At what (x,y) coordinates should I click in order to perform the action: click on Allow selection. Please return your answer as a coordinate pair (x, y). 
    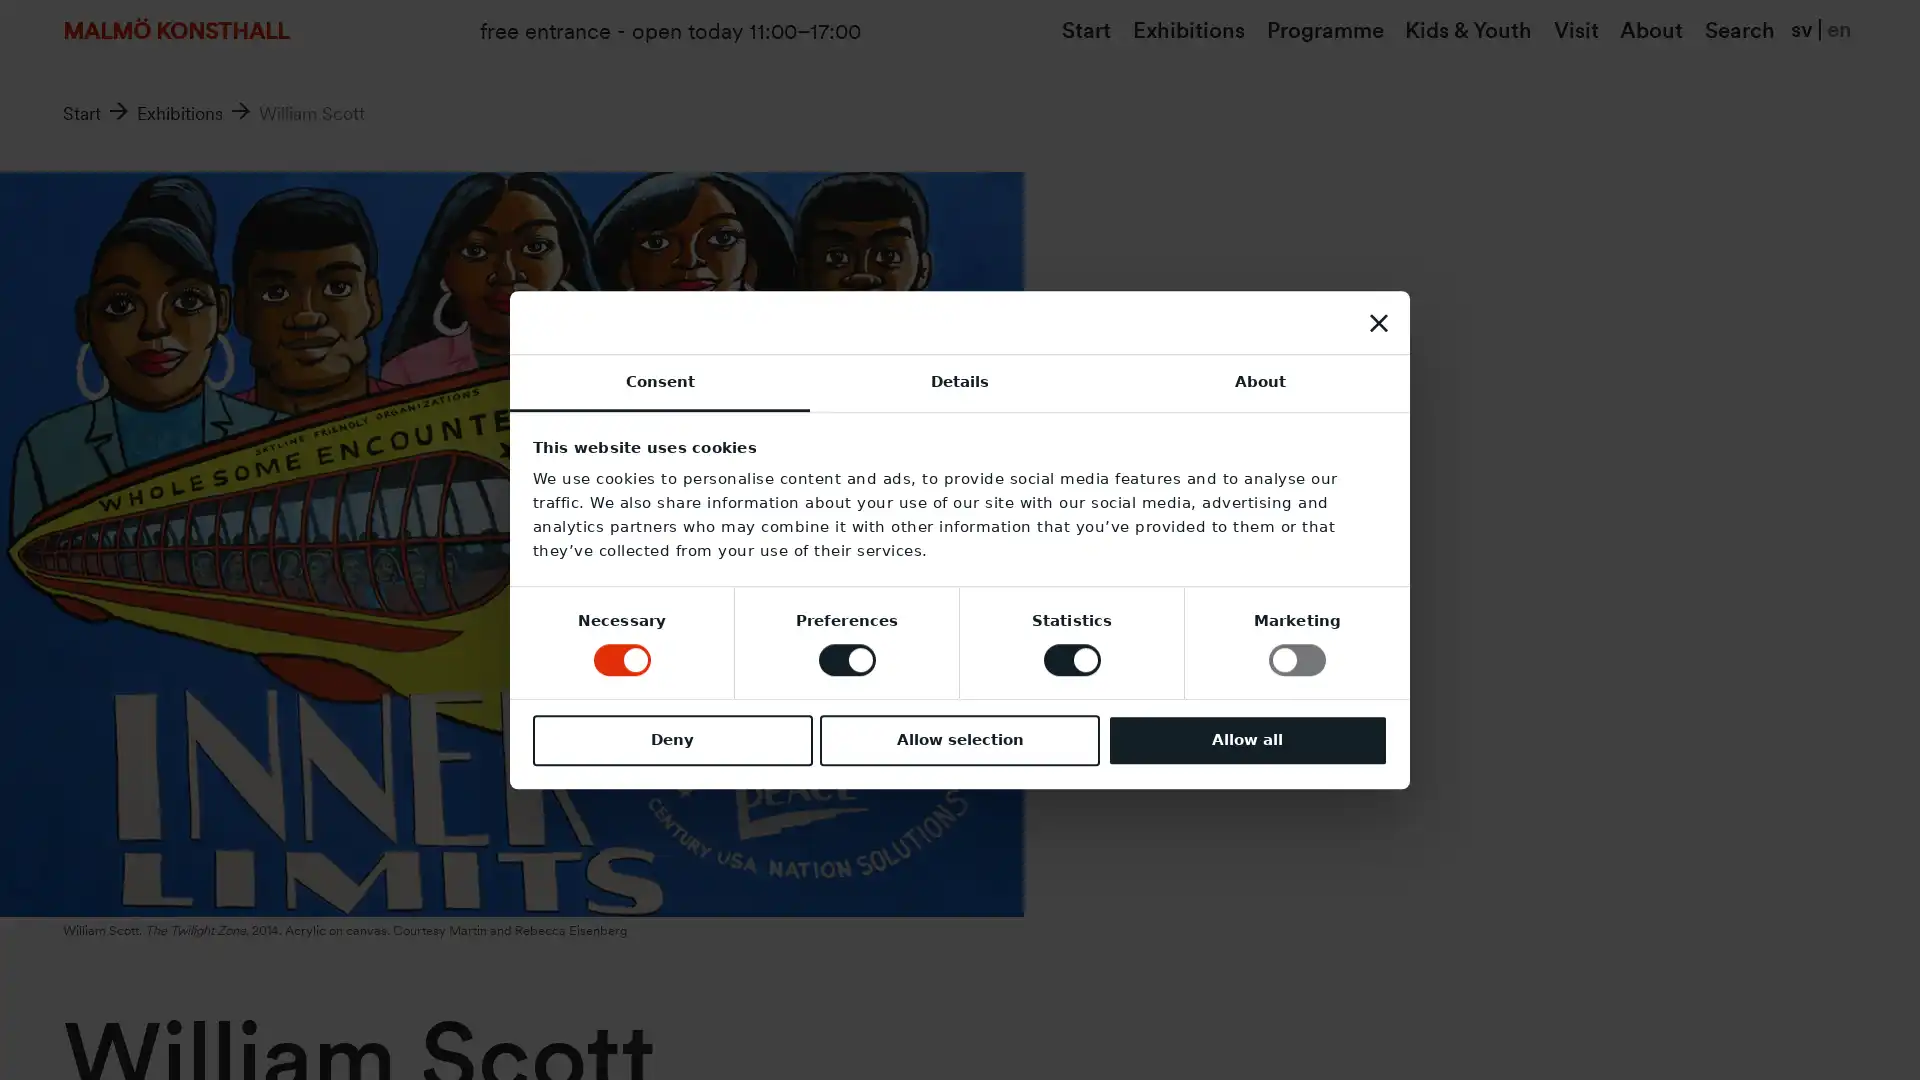
    Looking at the image, I should click on (960, 740).